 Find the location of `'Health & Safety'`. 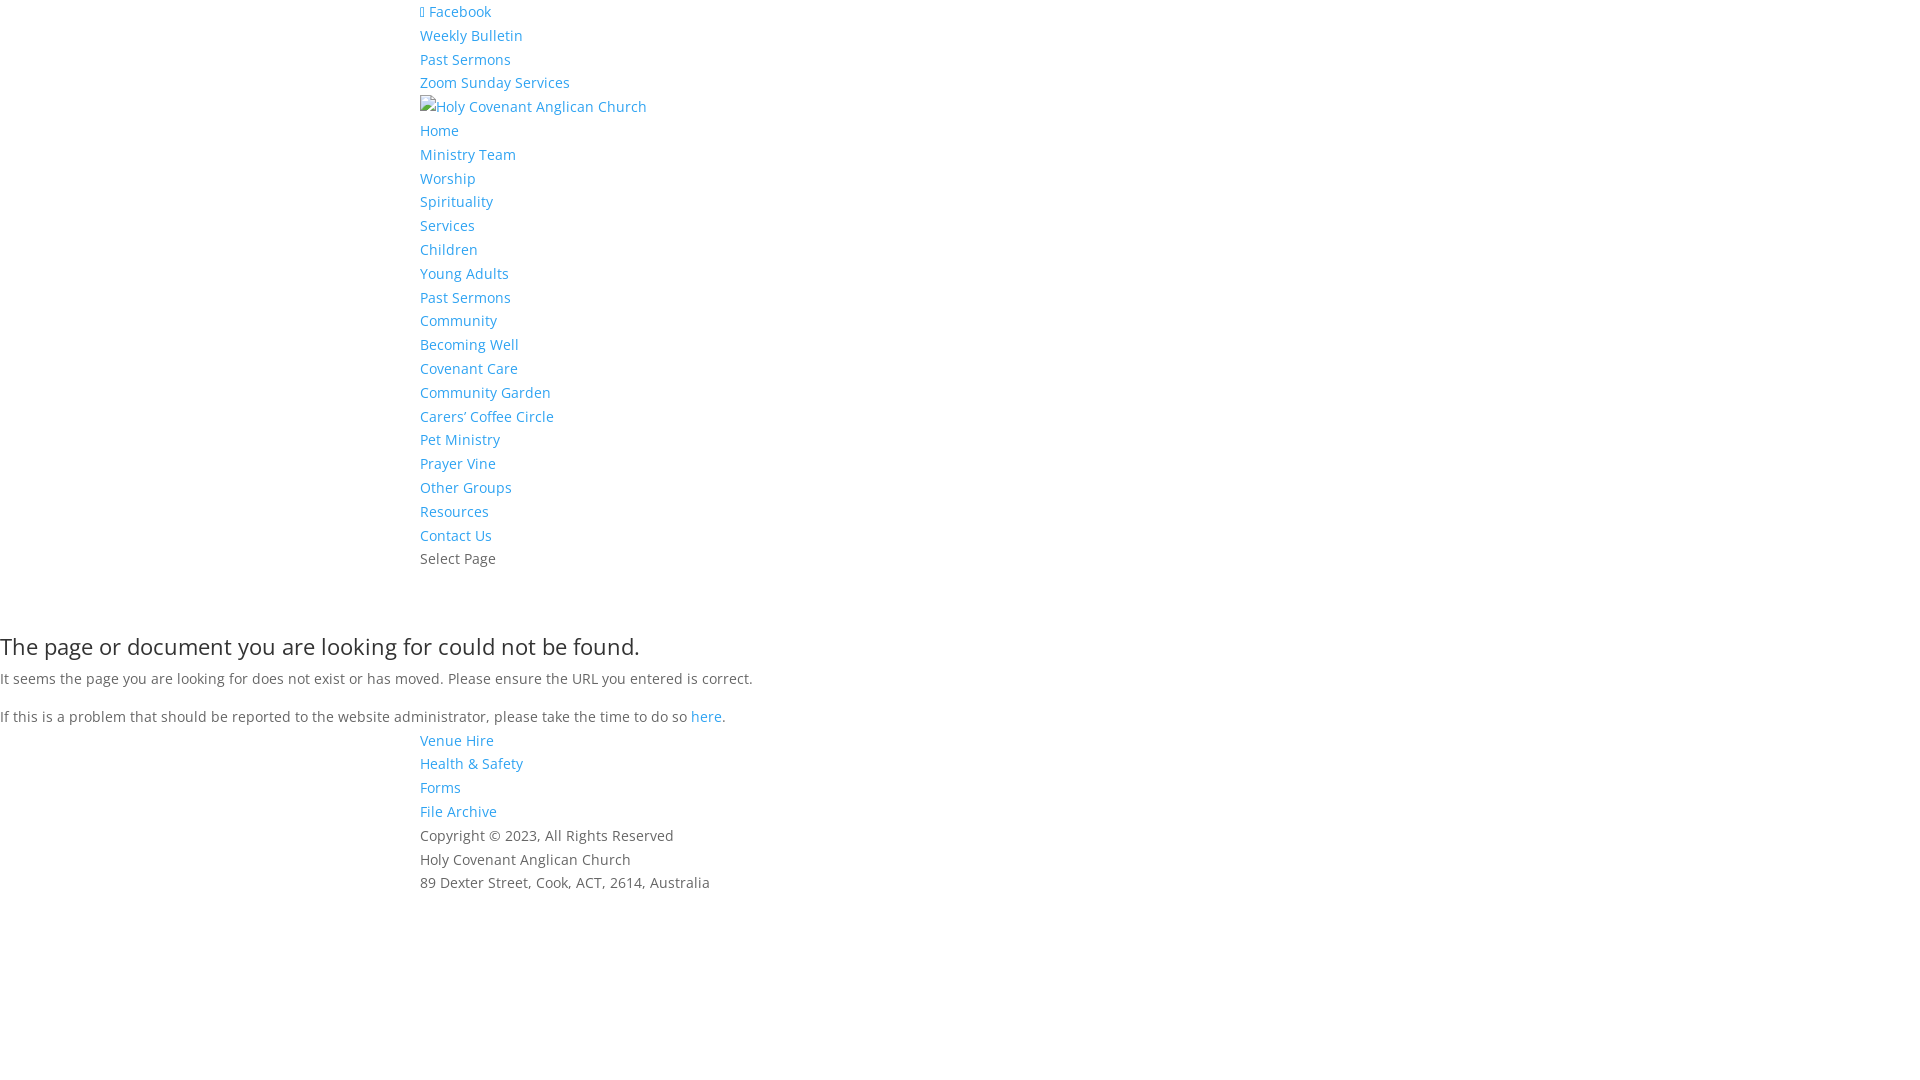

'Health & Safety' is located at coordinates (470, 763).